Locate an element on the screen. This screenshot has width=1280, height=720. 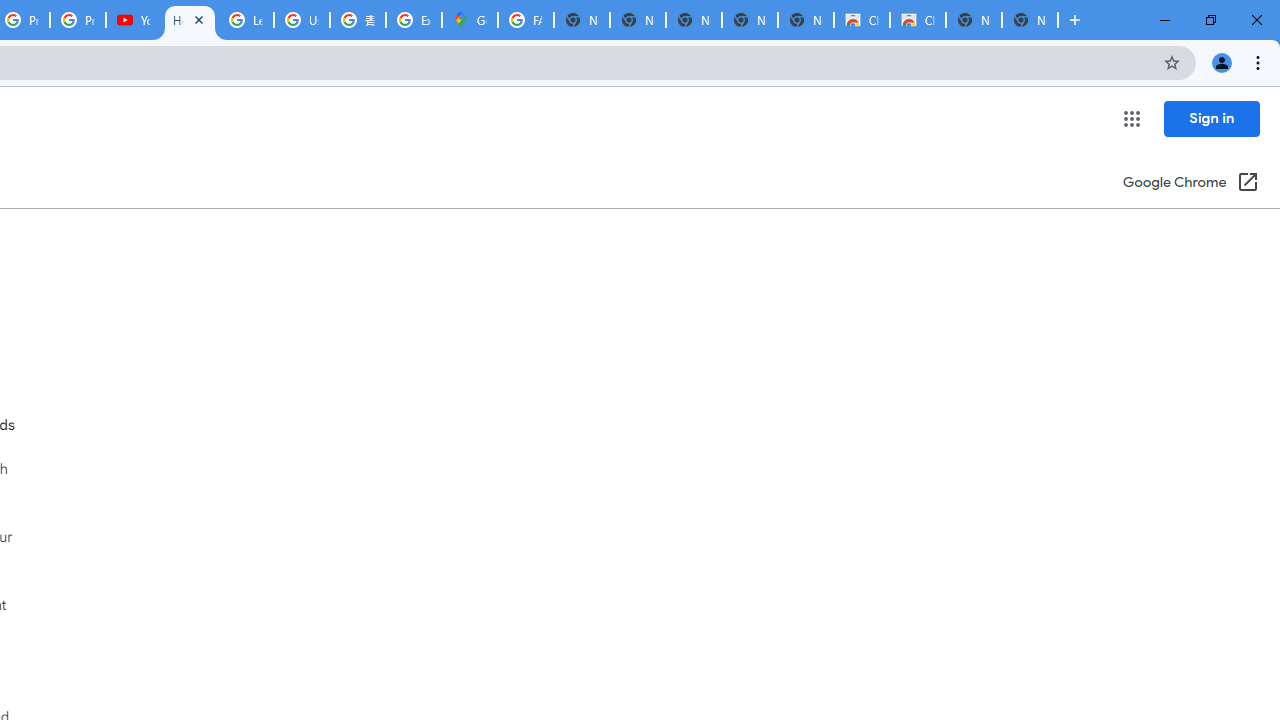
'Classic Blue - Chrome Web Store' is located at coordinates (862, 20).